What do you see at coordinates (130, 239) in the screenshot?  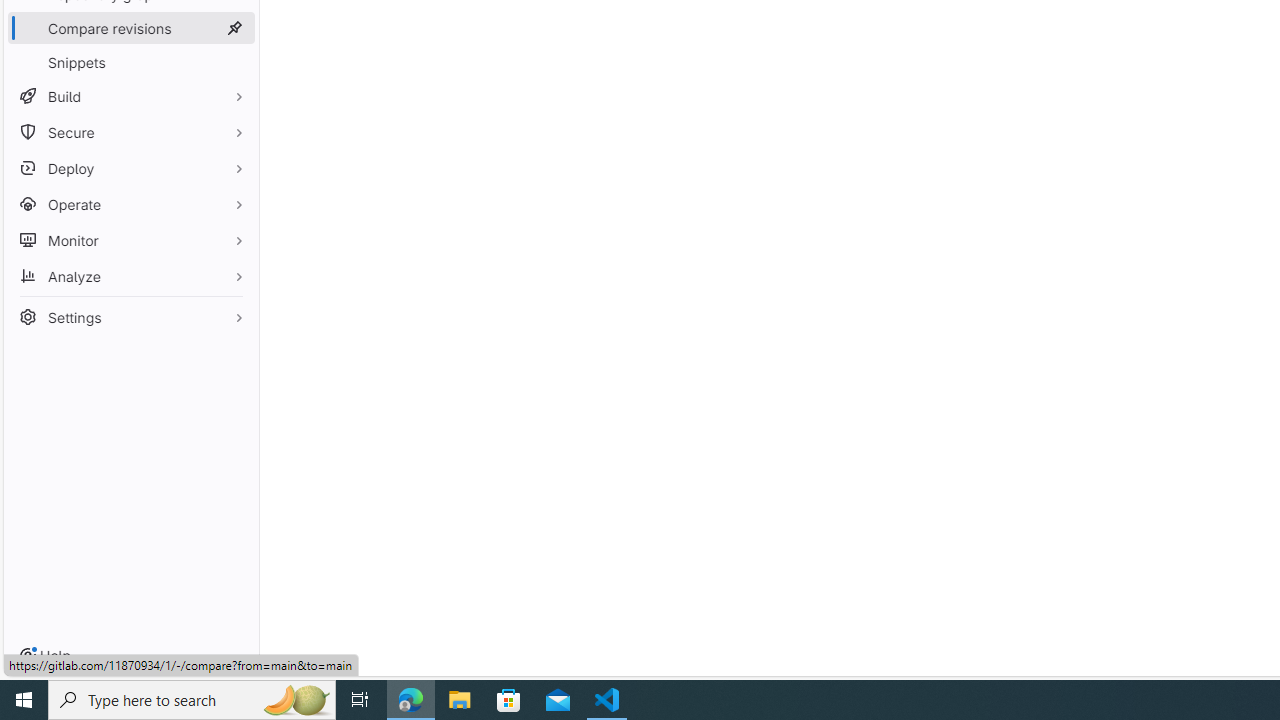 I see `'Monitor'` at bounding box center [130, 239].